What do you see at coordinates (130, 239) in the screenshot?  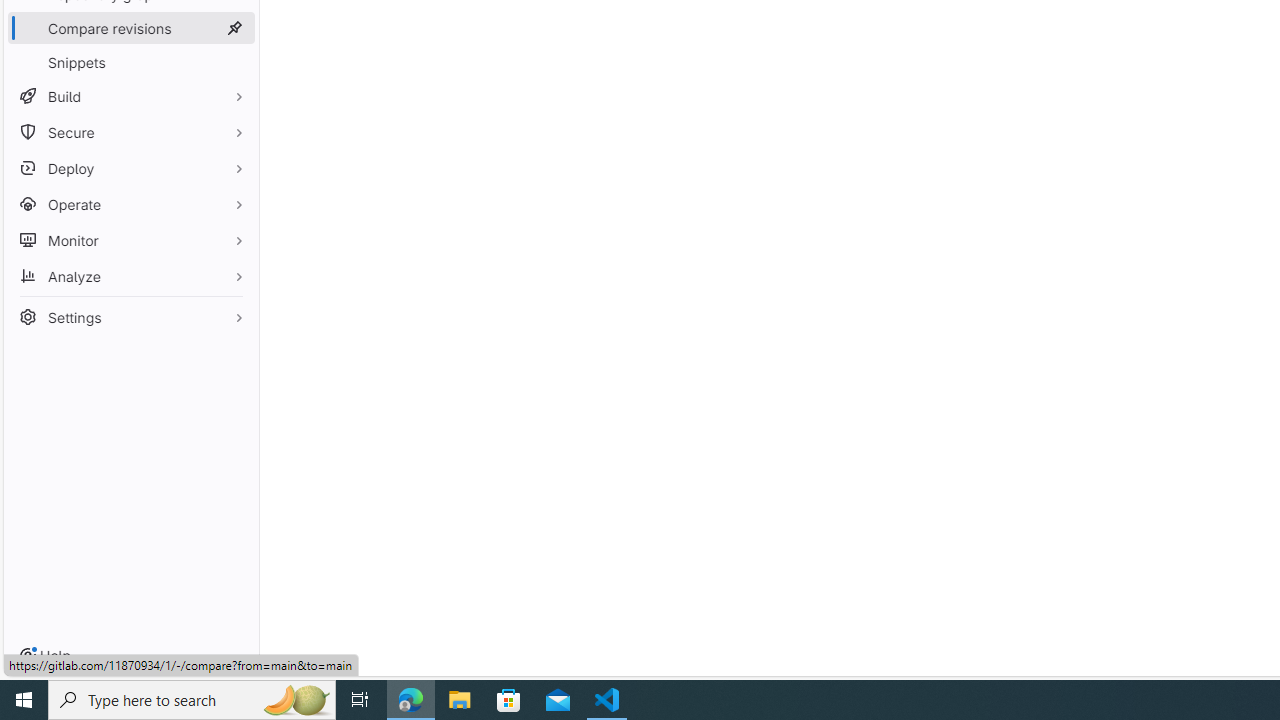 I see `'Monitor'` at bounding box center [130, 239].